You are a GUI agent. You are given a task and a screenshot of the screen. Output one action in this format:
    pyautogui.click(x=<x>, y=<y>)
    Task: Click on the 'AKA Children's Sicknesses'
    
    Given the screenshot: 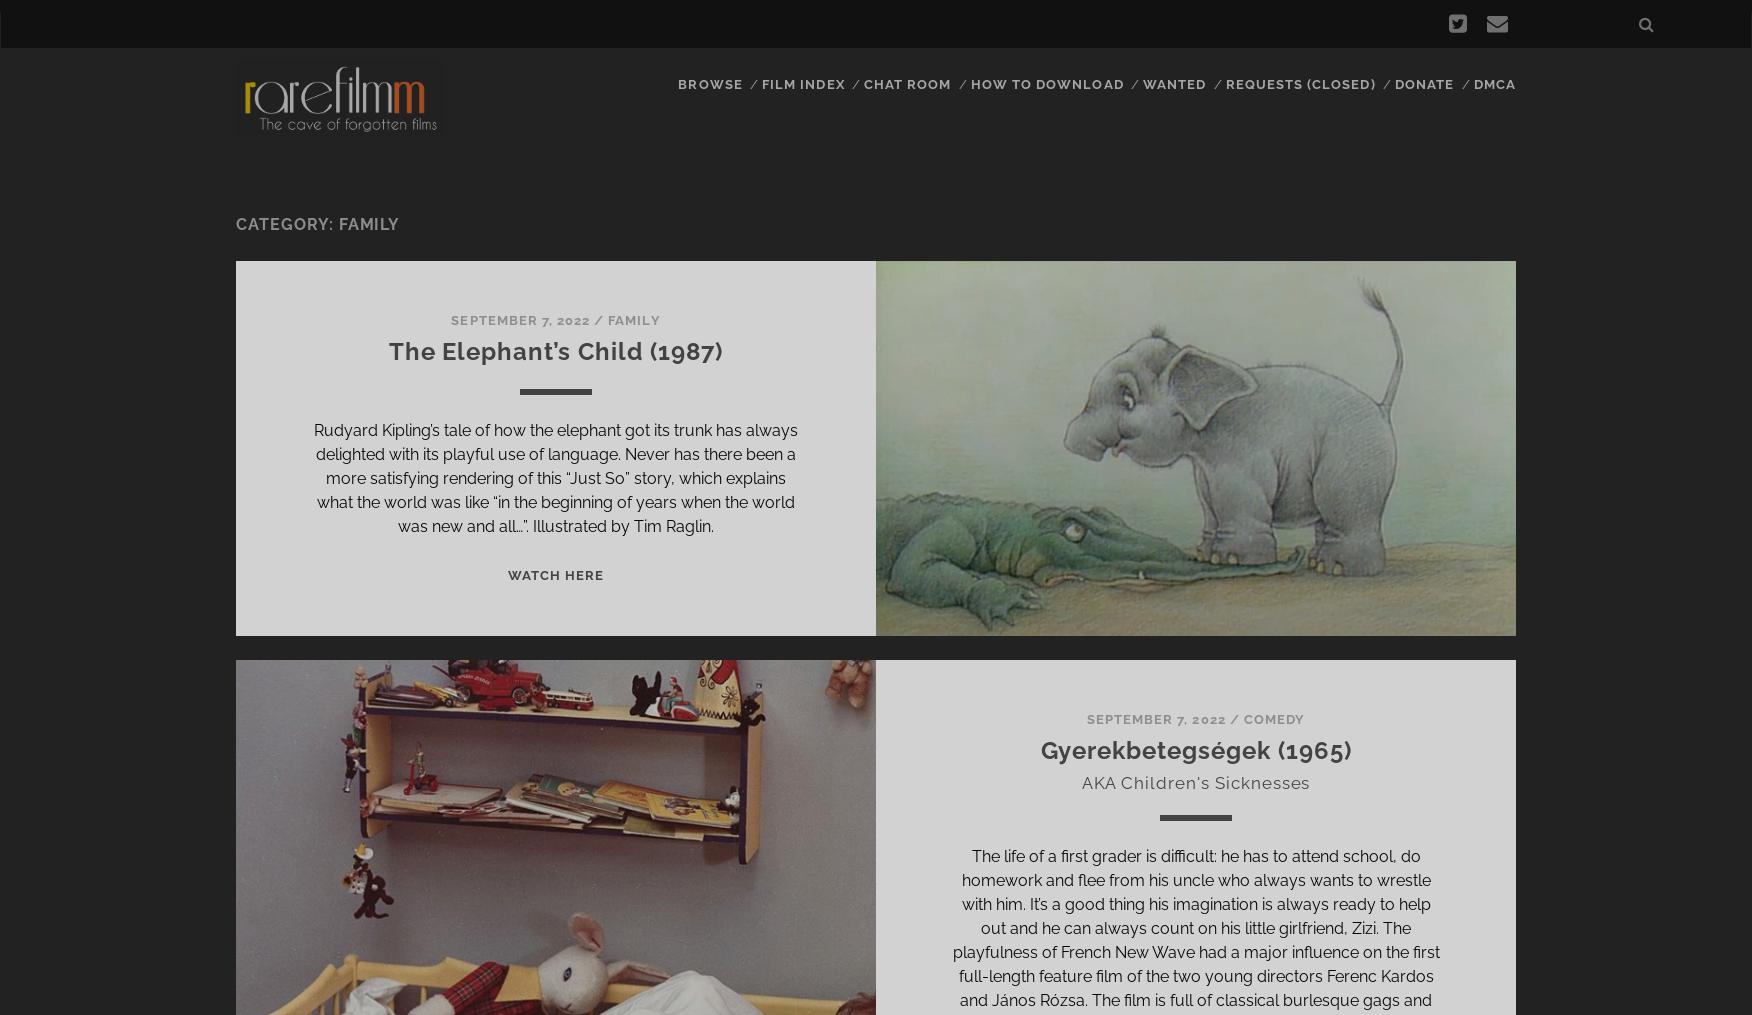 What is the action you would take?
    pyautogui.click(x=1195, y=781)
    